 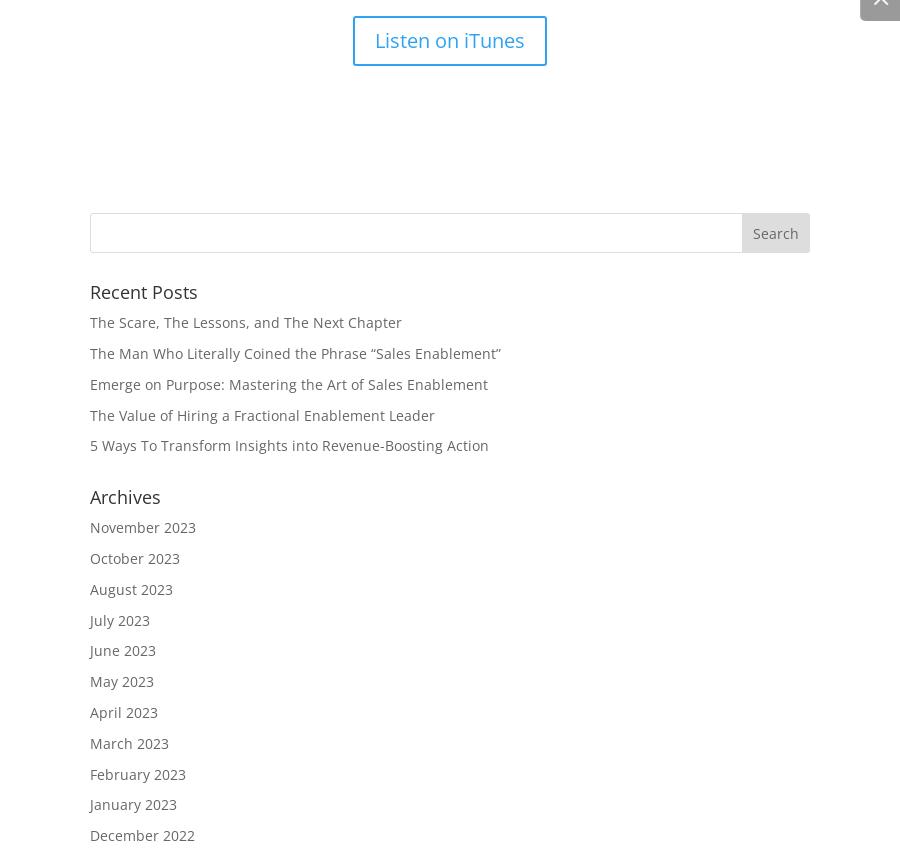 What do you see at coordinates (131, 588) in the screenshot?
I see `'August 2023'` at bounding box center [131, 588].